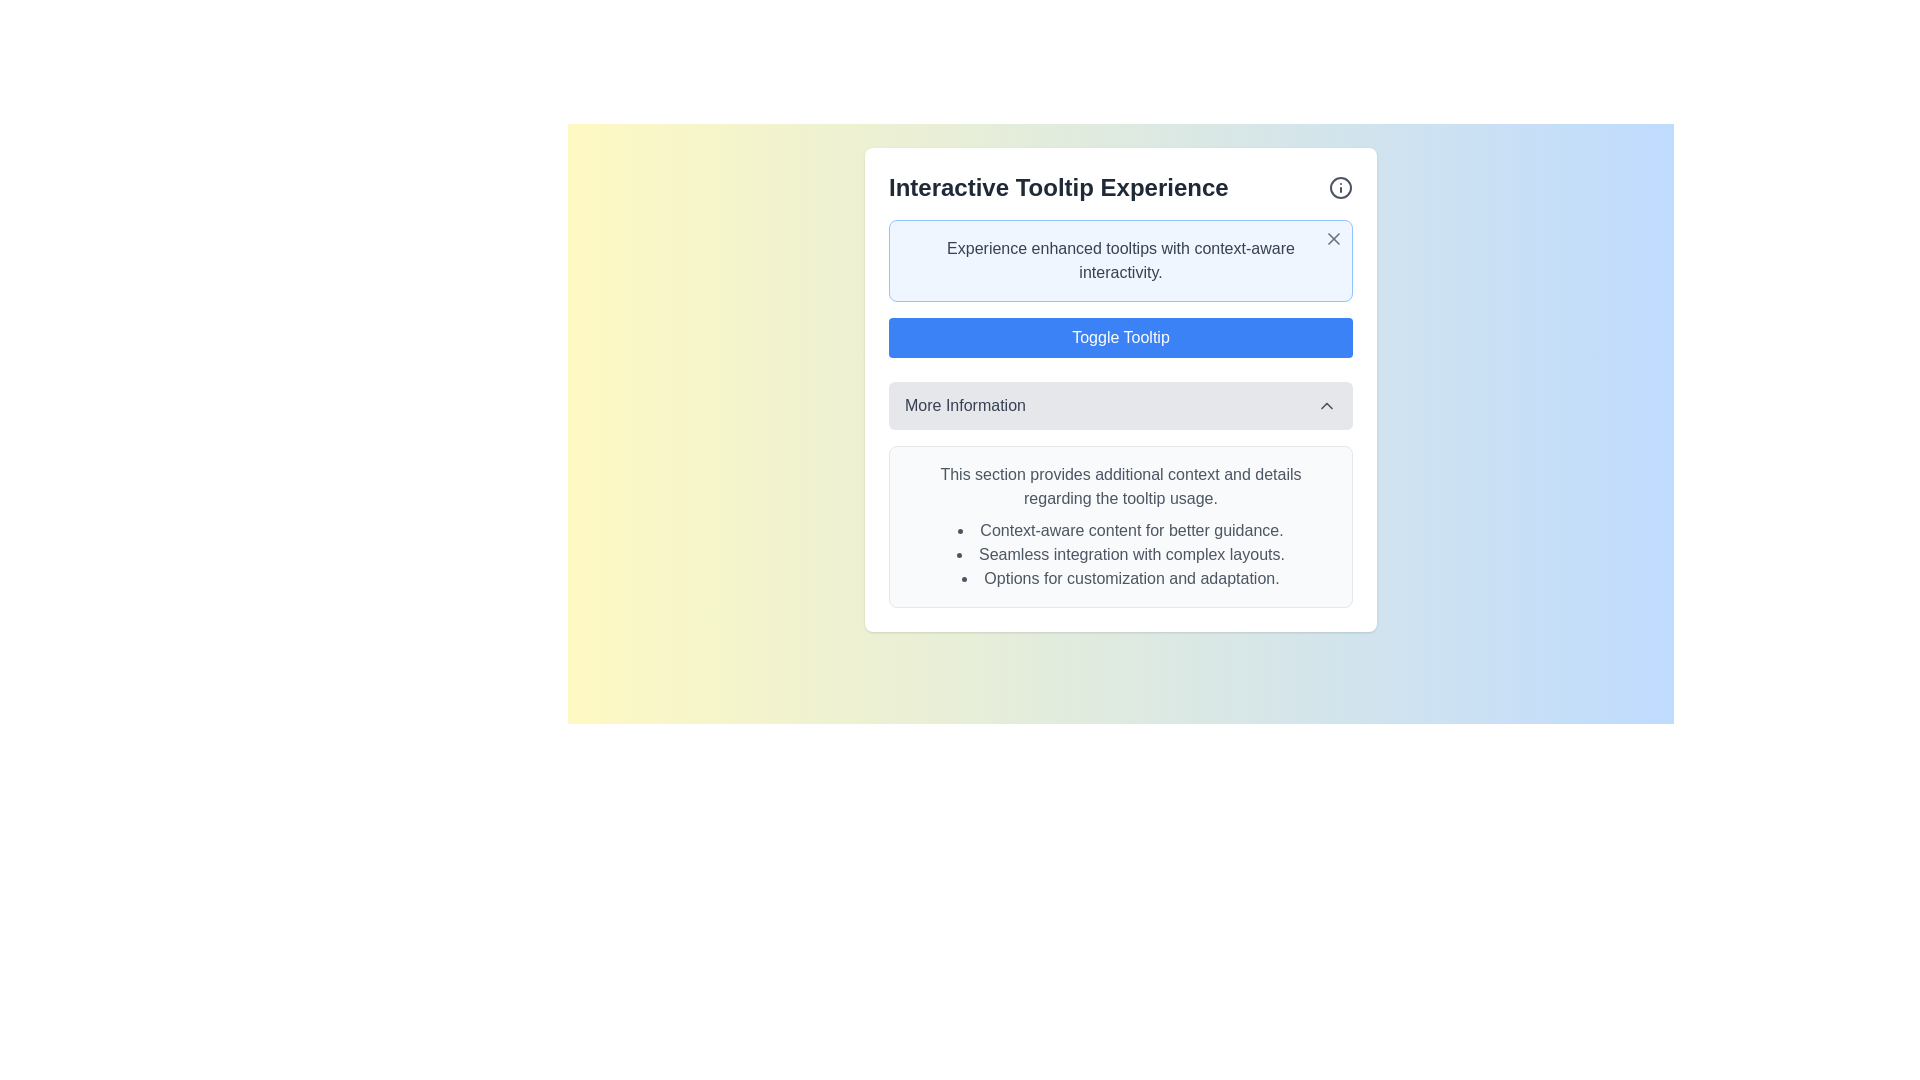  I want to click on the icon button in the top-right corner of the informational box that contains the text 'Experience enhanced tooltips with context-aware interactivity.', so click(1334, 238).